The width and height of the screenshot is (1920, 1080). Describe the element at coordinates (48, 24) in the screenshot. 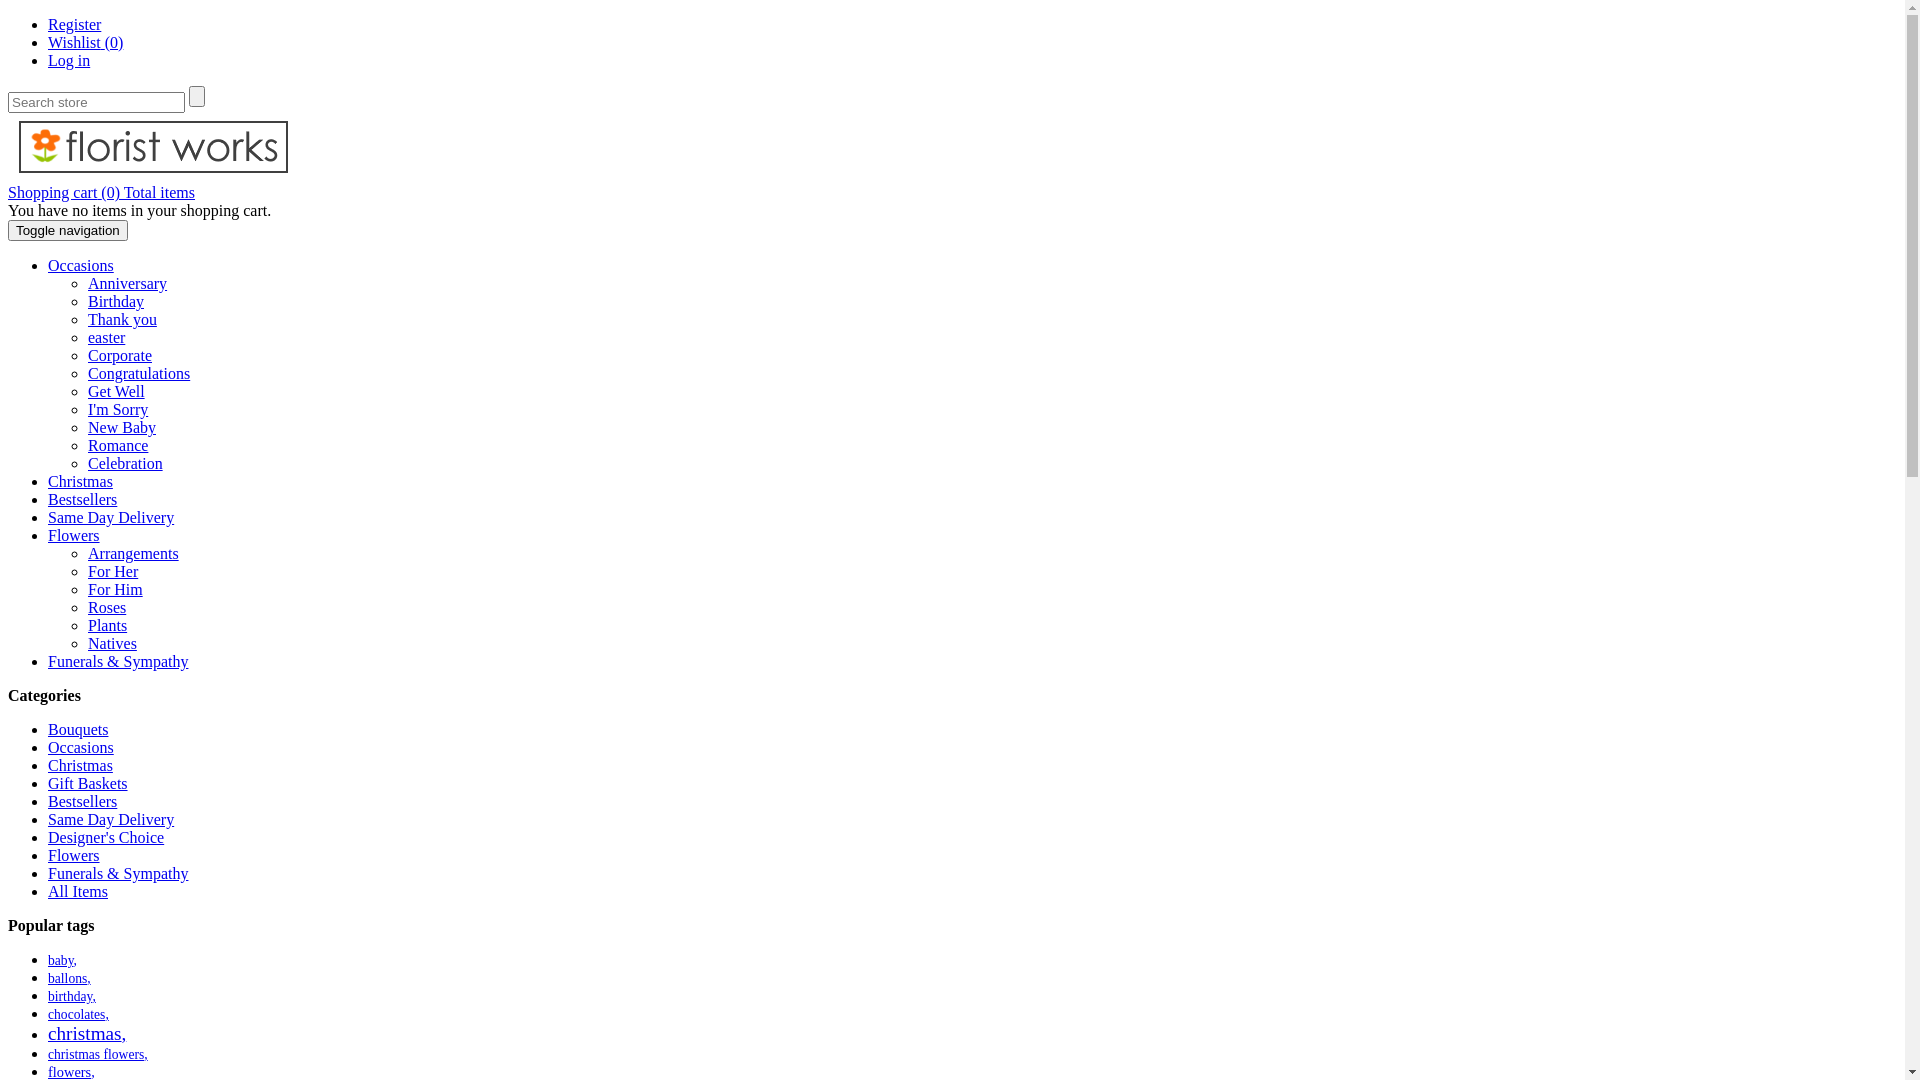

I see `'Register'` at that location.